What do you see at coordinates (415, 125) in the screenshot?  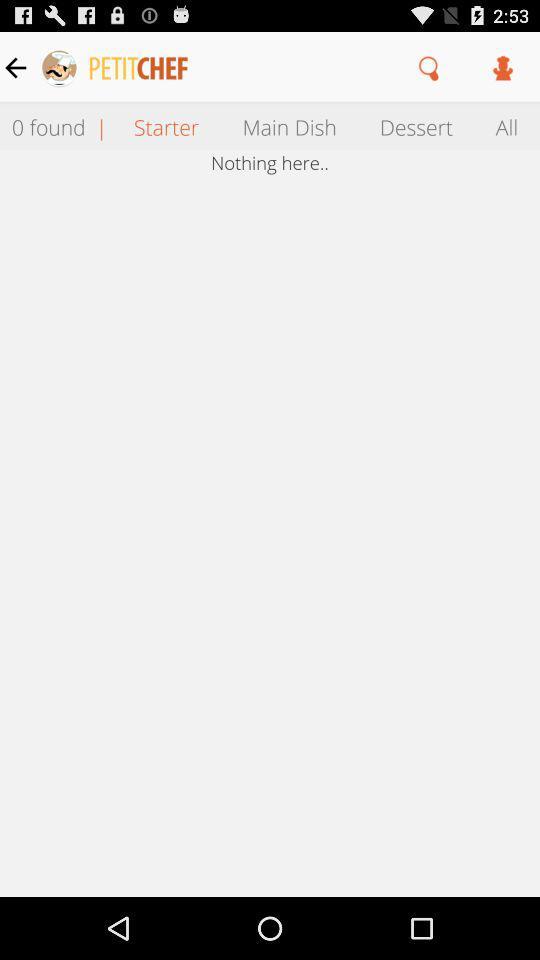 I see `the item to the left of all` at bounding box center [415, 125].